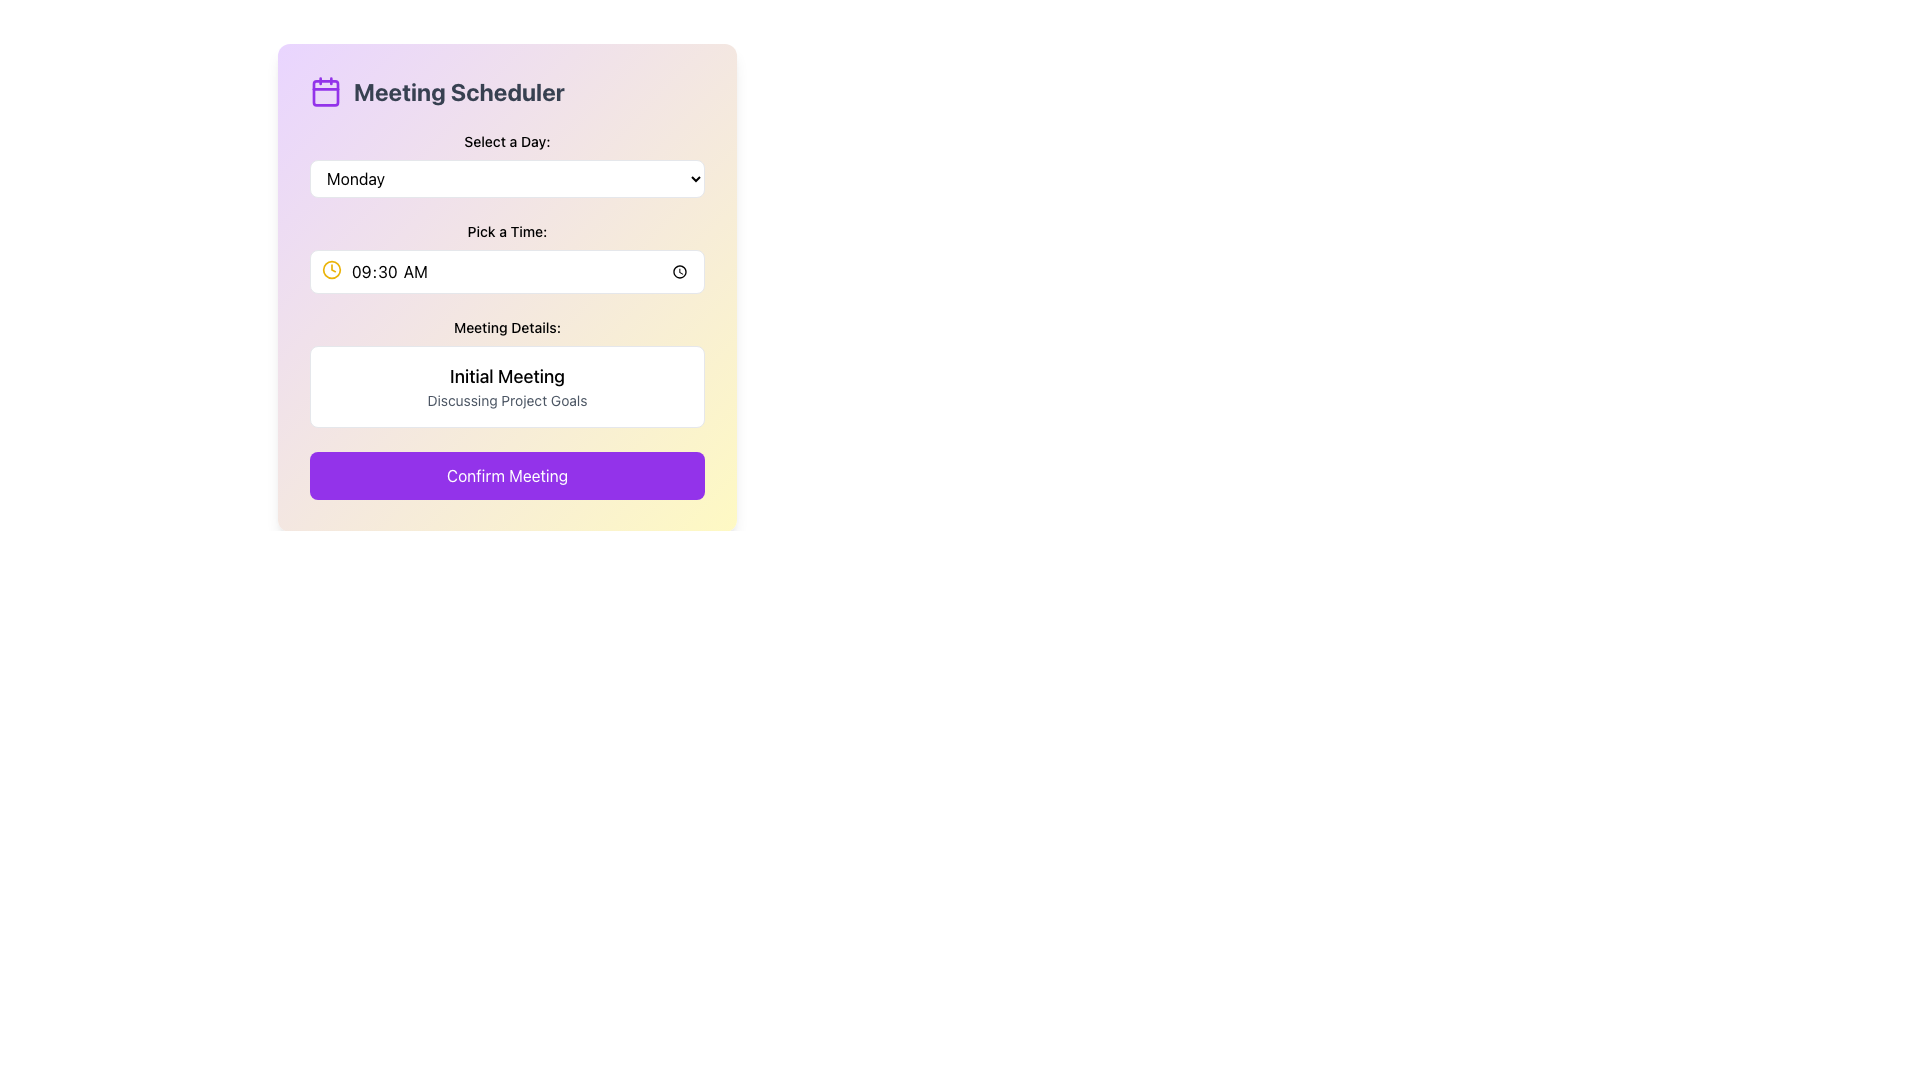 The width and height of the screenshot is (1920, 1080). What do you see at coordinates (331, 270) in the screenshot?
I see `the time input field associated with the icon located to the left of the input field displaying '09:30 AM' in the 'Pick a Time:' section` at bounding box center [331, 270].